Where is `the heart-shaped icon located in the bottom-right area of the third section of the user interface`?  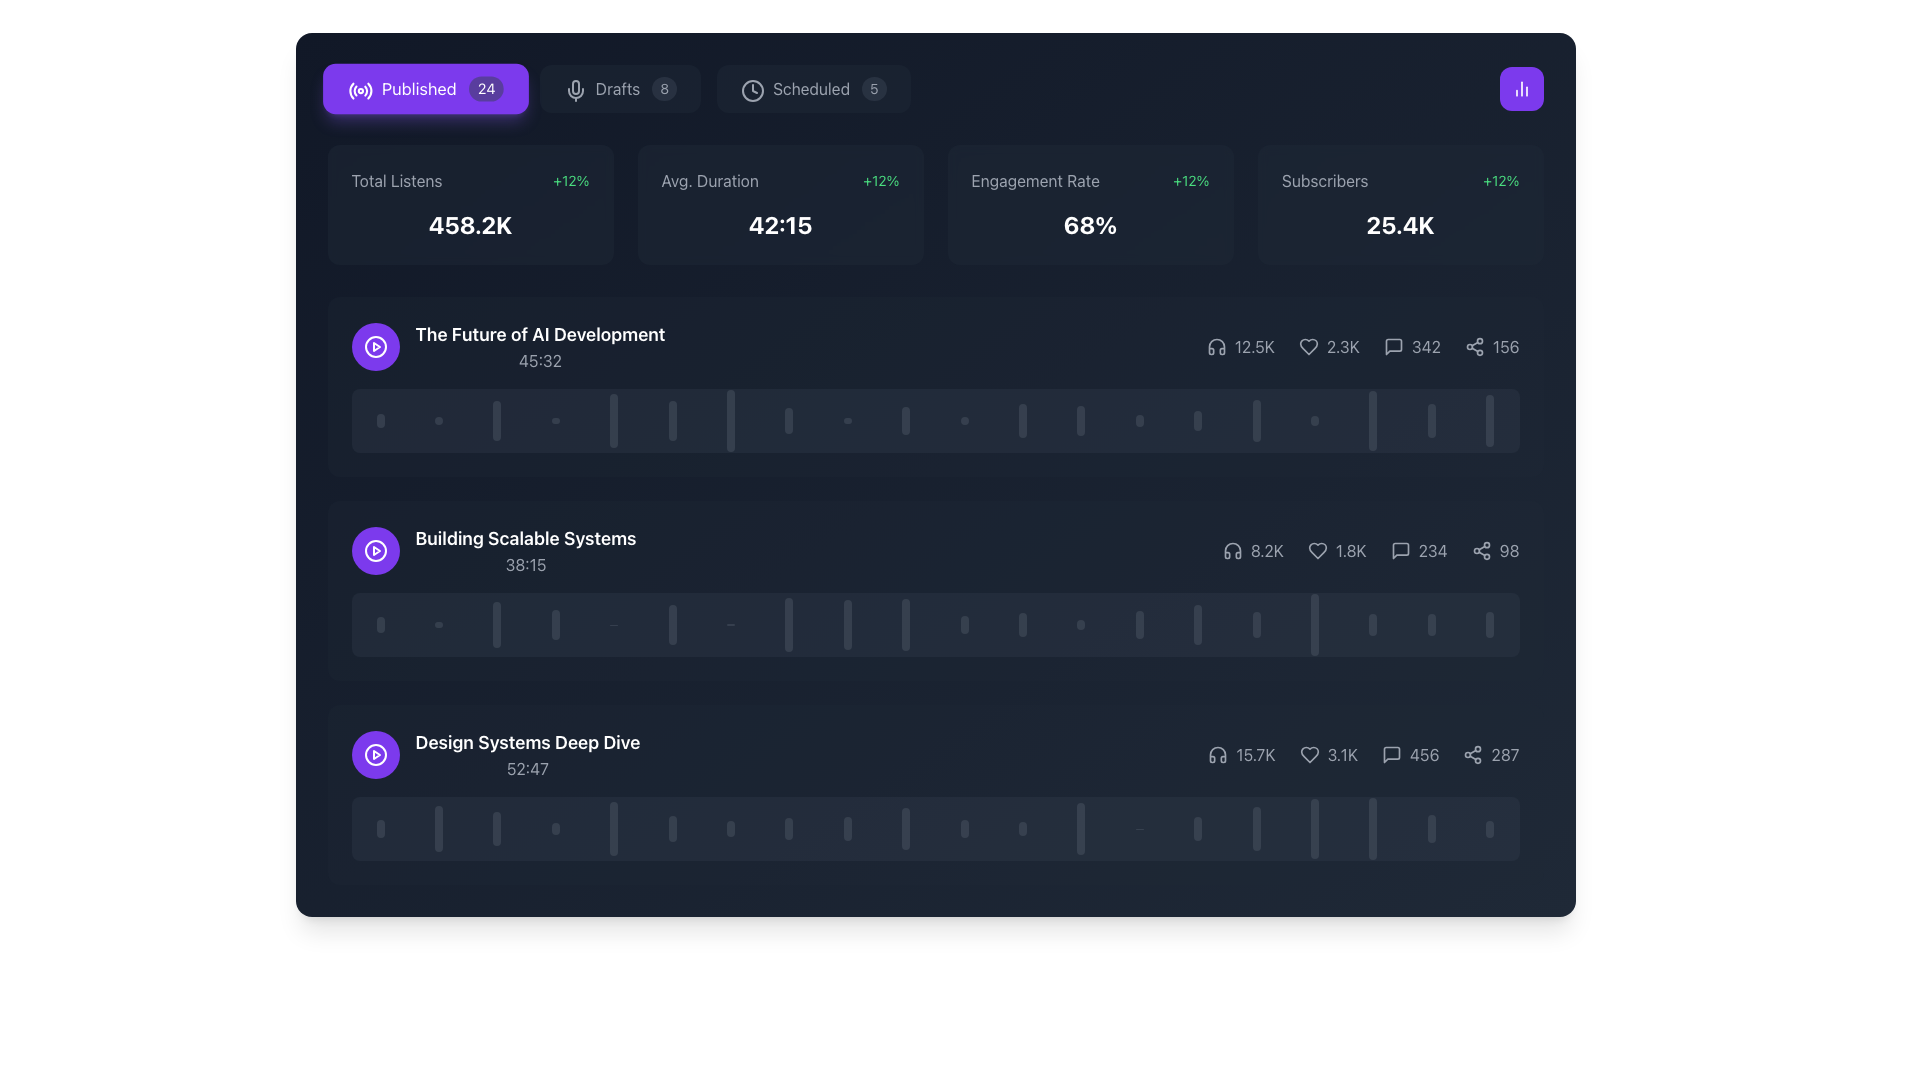
the heart-shaped icon located in the bottom-right area of the third section of the user interface is located at coordinates (1309, 755).